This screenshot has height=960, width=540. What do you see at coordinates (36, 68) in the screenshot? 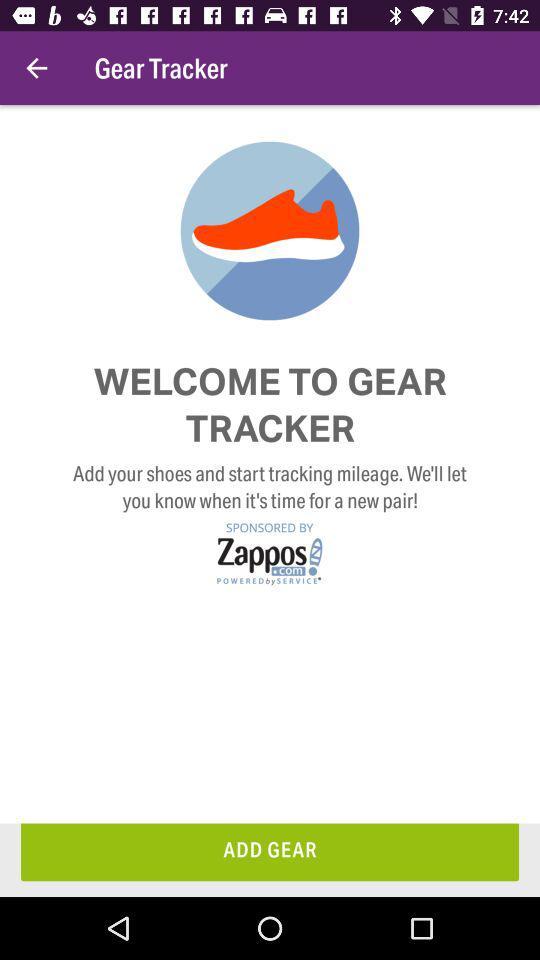
I see `icon above welcome to gear icon` at bounding box center [36, 68].